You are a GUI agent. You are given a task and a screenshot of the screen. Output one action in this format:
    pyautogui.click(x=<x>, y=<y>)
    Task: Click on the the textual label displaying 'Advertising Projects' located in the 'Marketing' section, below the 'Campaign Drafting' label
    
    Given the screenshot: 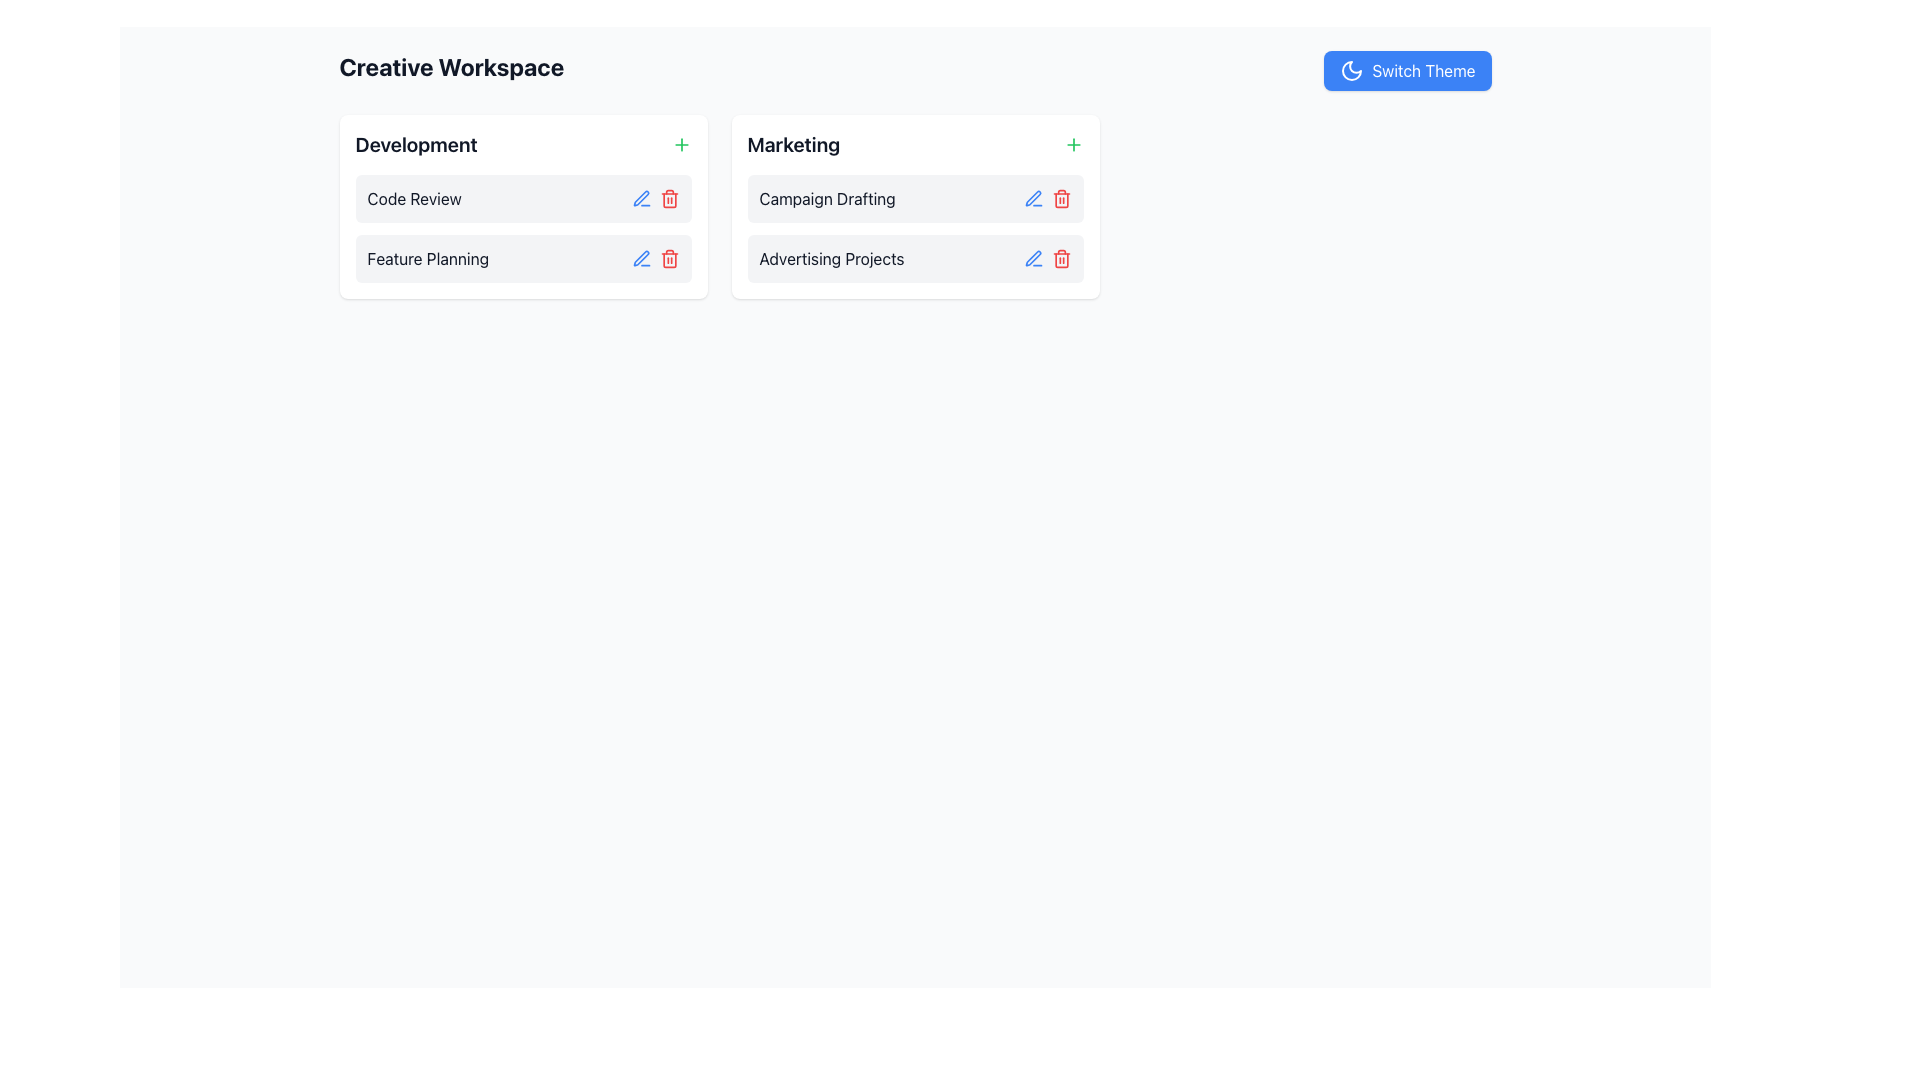 What is the action you would take?
    pyautogui.click(x=831, y=257)
    